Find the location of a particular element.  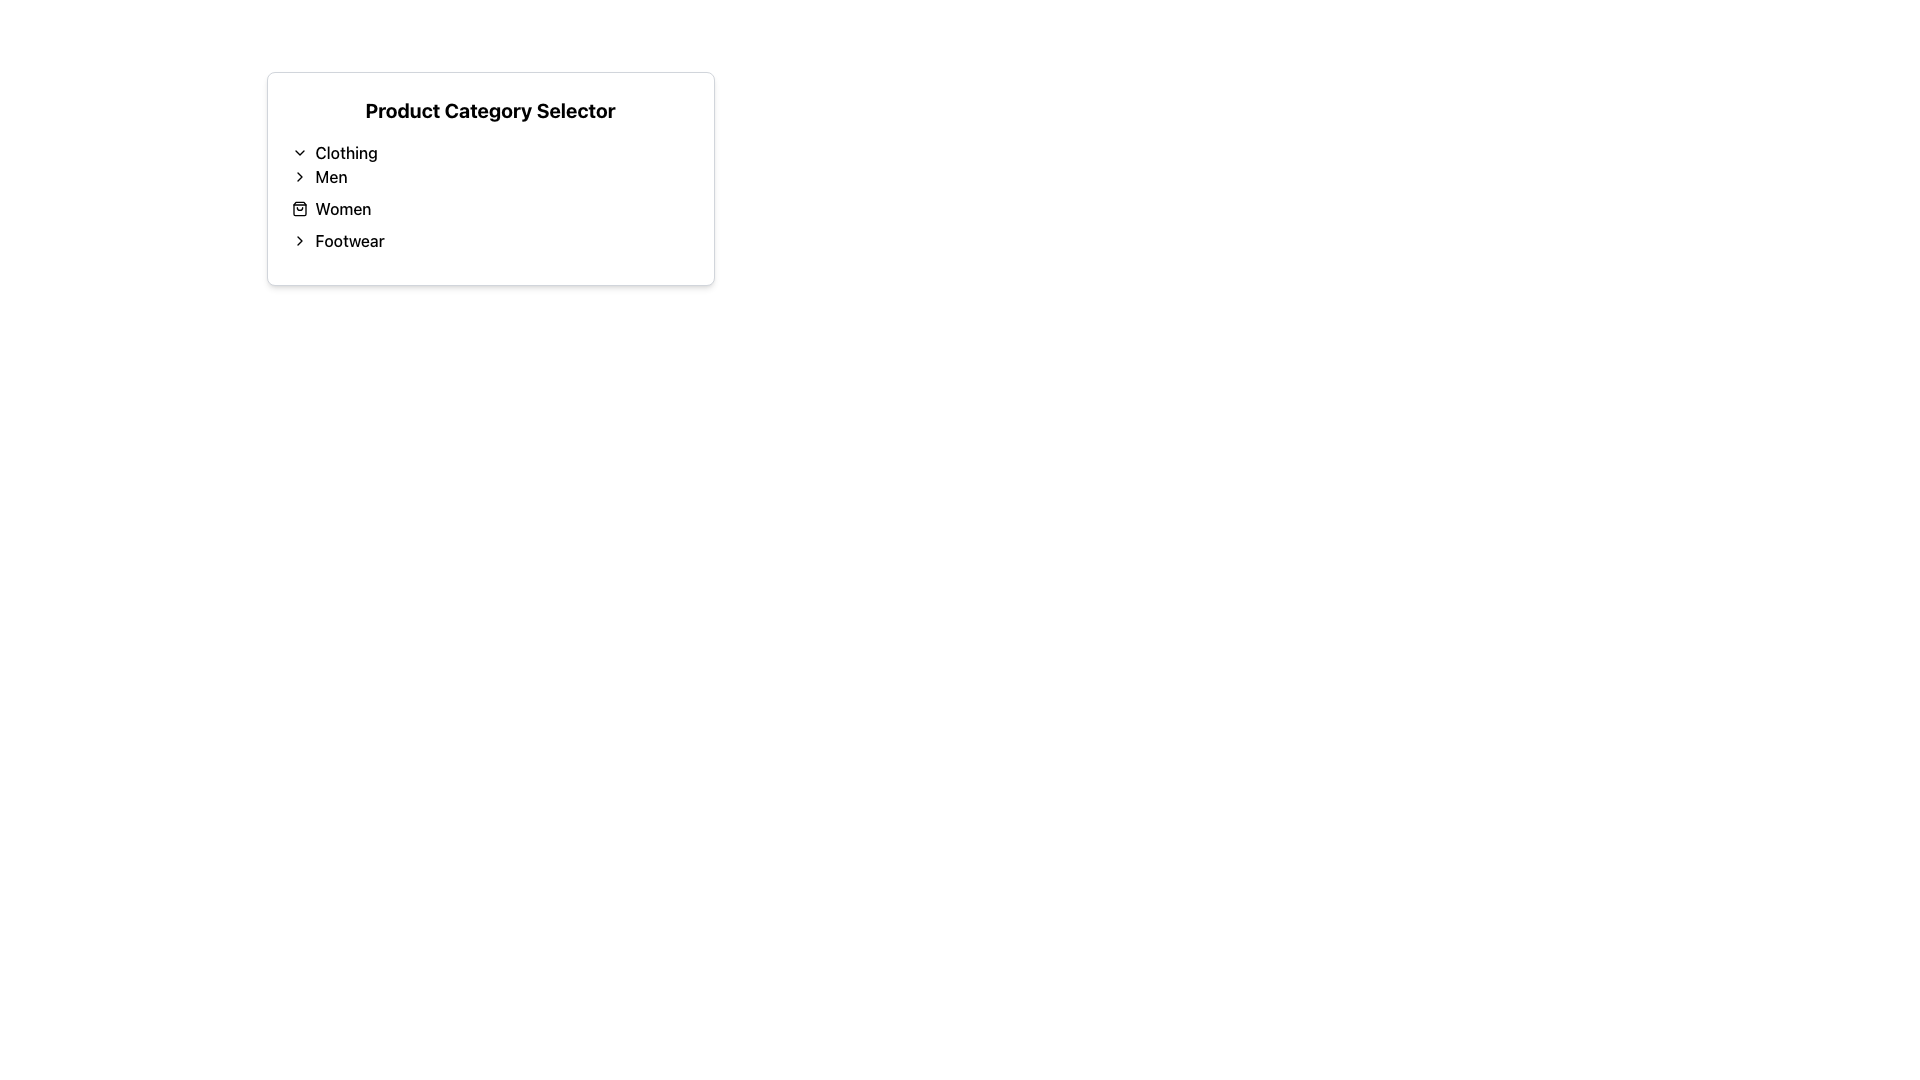

the downward-pointing chevron icon located to the left of the text label 'Clothing' is located at coordinates (298, 152).